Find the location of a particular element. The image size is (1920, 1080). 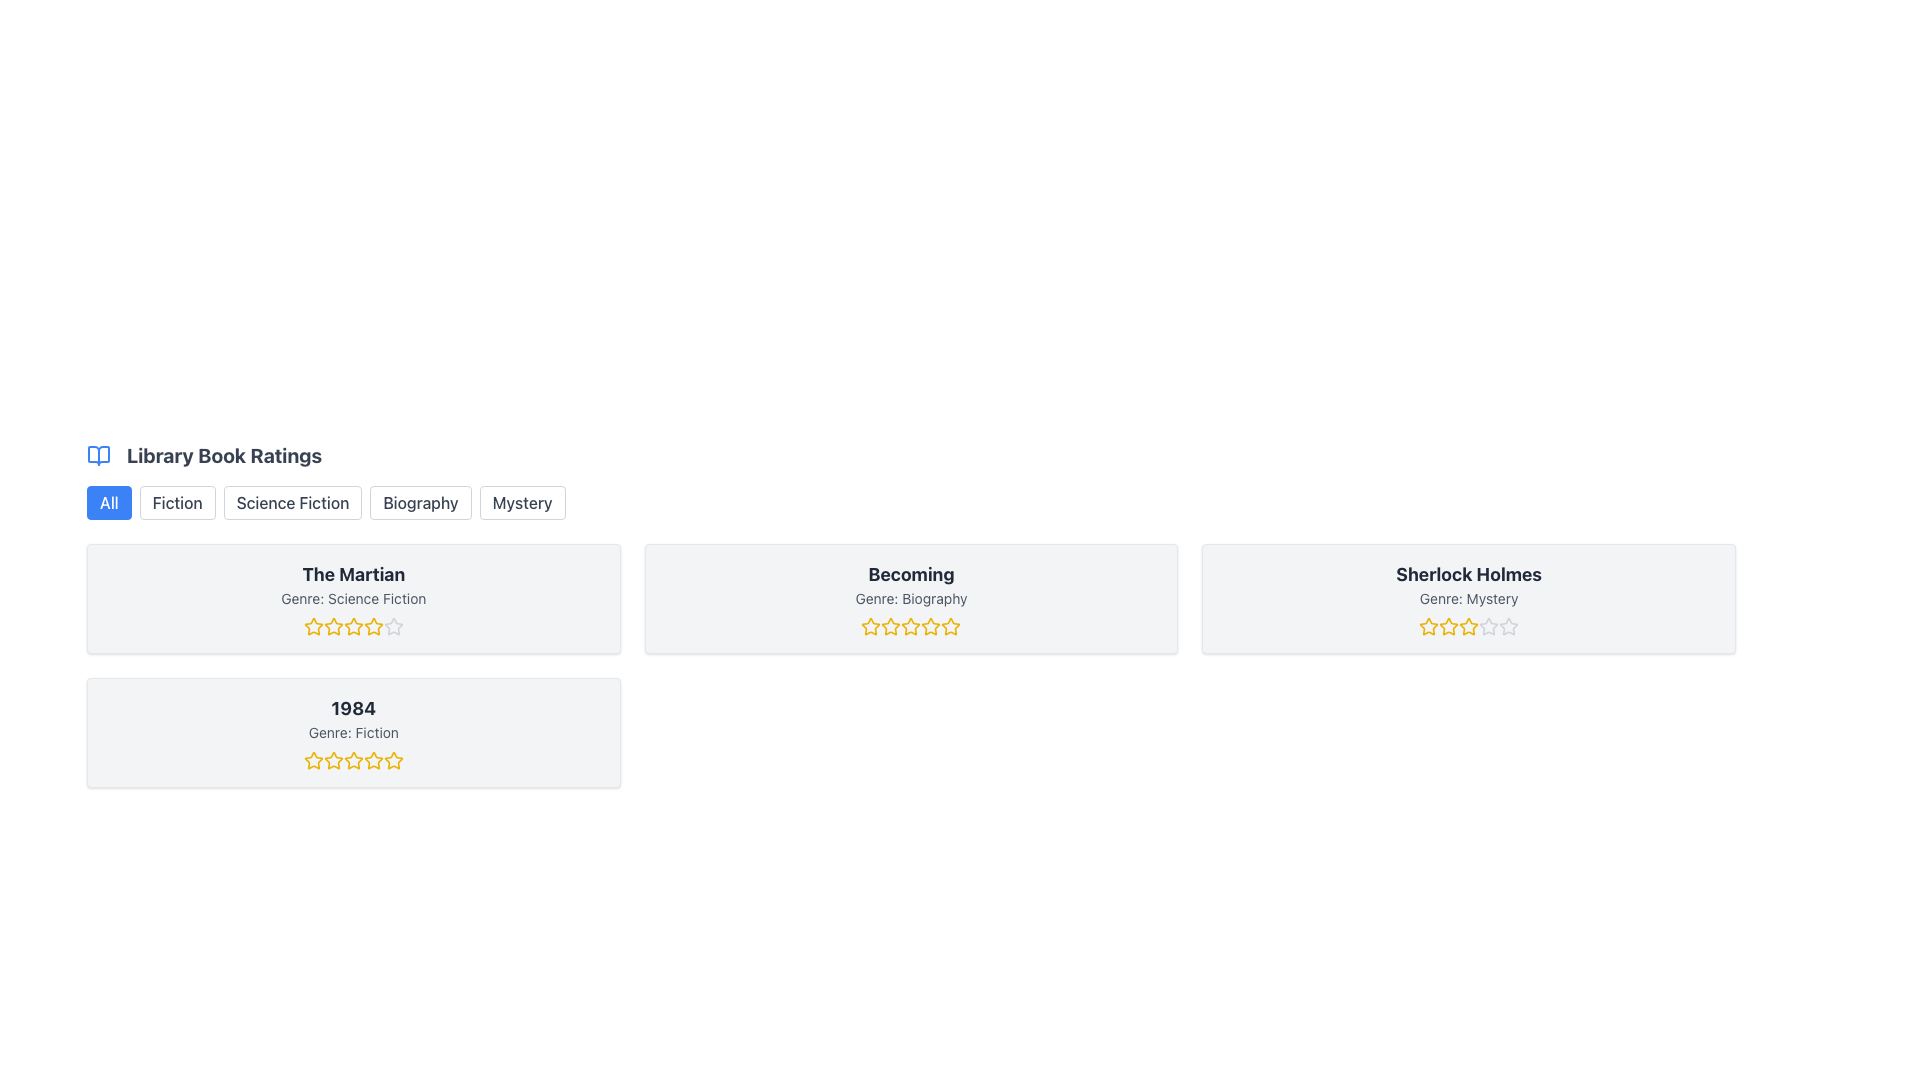

the fourth star icon in the horizontal group of five stars under the 'Becoming' card is located at coordinates (930, 625).